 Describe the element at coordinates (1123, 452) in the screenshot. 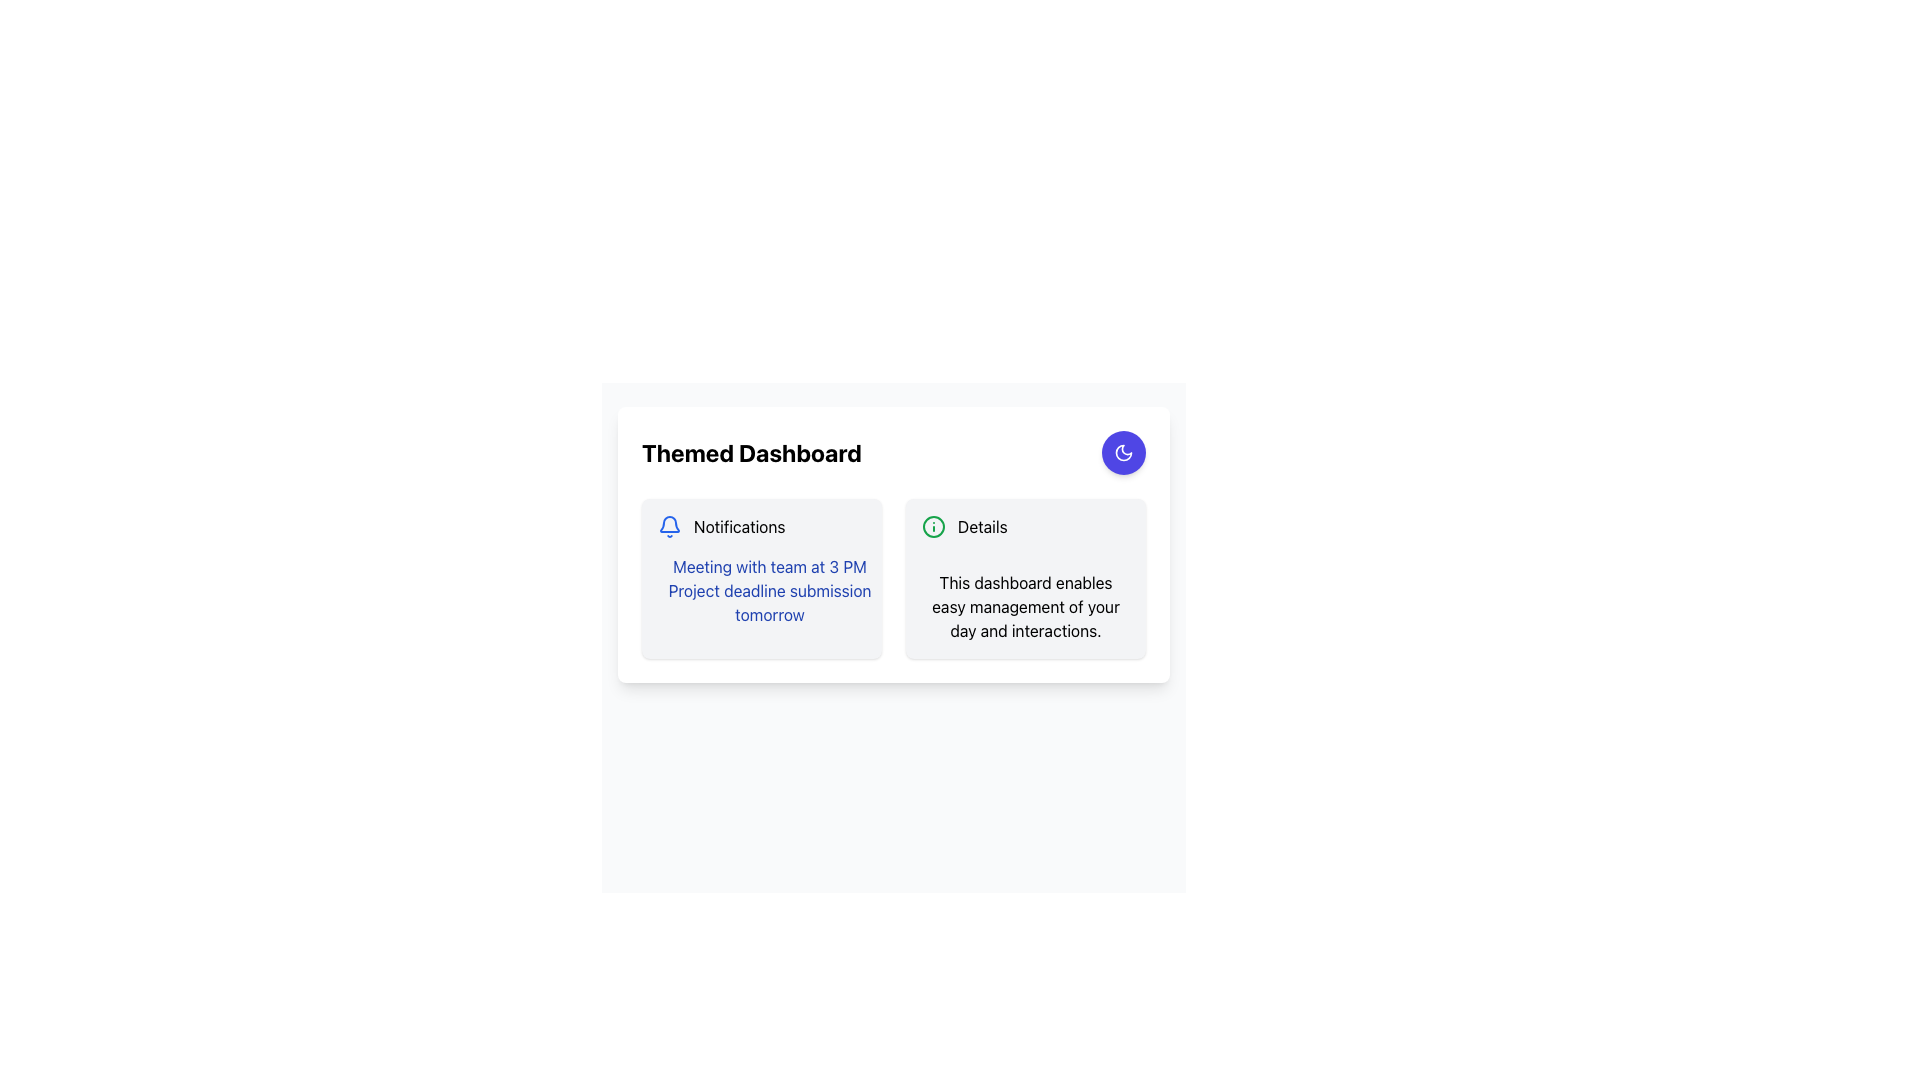

I see `the moon icon located in the upper-right corner of the 'Themed Dashboard' card` at that location.